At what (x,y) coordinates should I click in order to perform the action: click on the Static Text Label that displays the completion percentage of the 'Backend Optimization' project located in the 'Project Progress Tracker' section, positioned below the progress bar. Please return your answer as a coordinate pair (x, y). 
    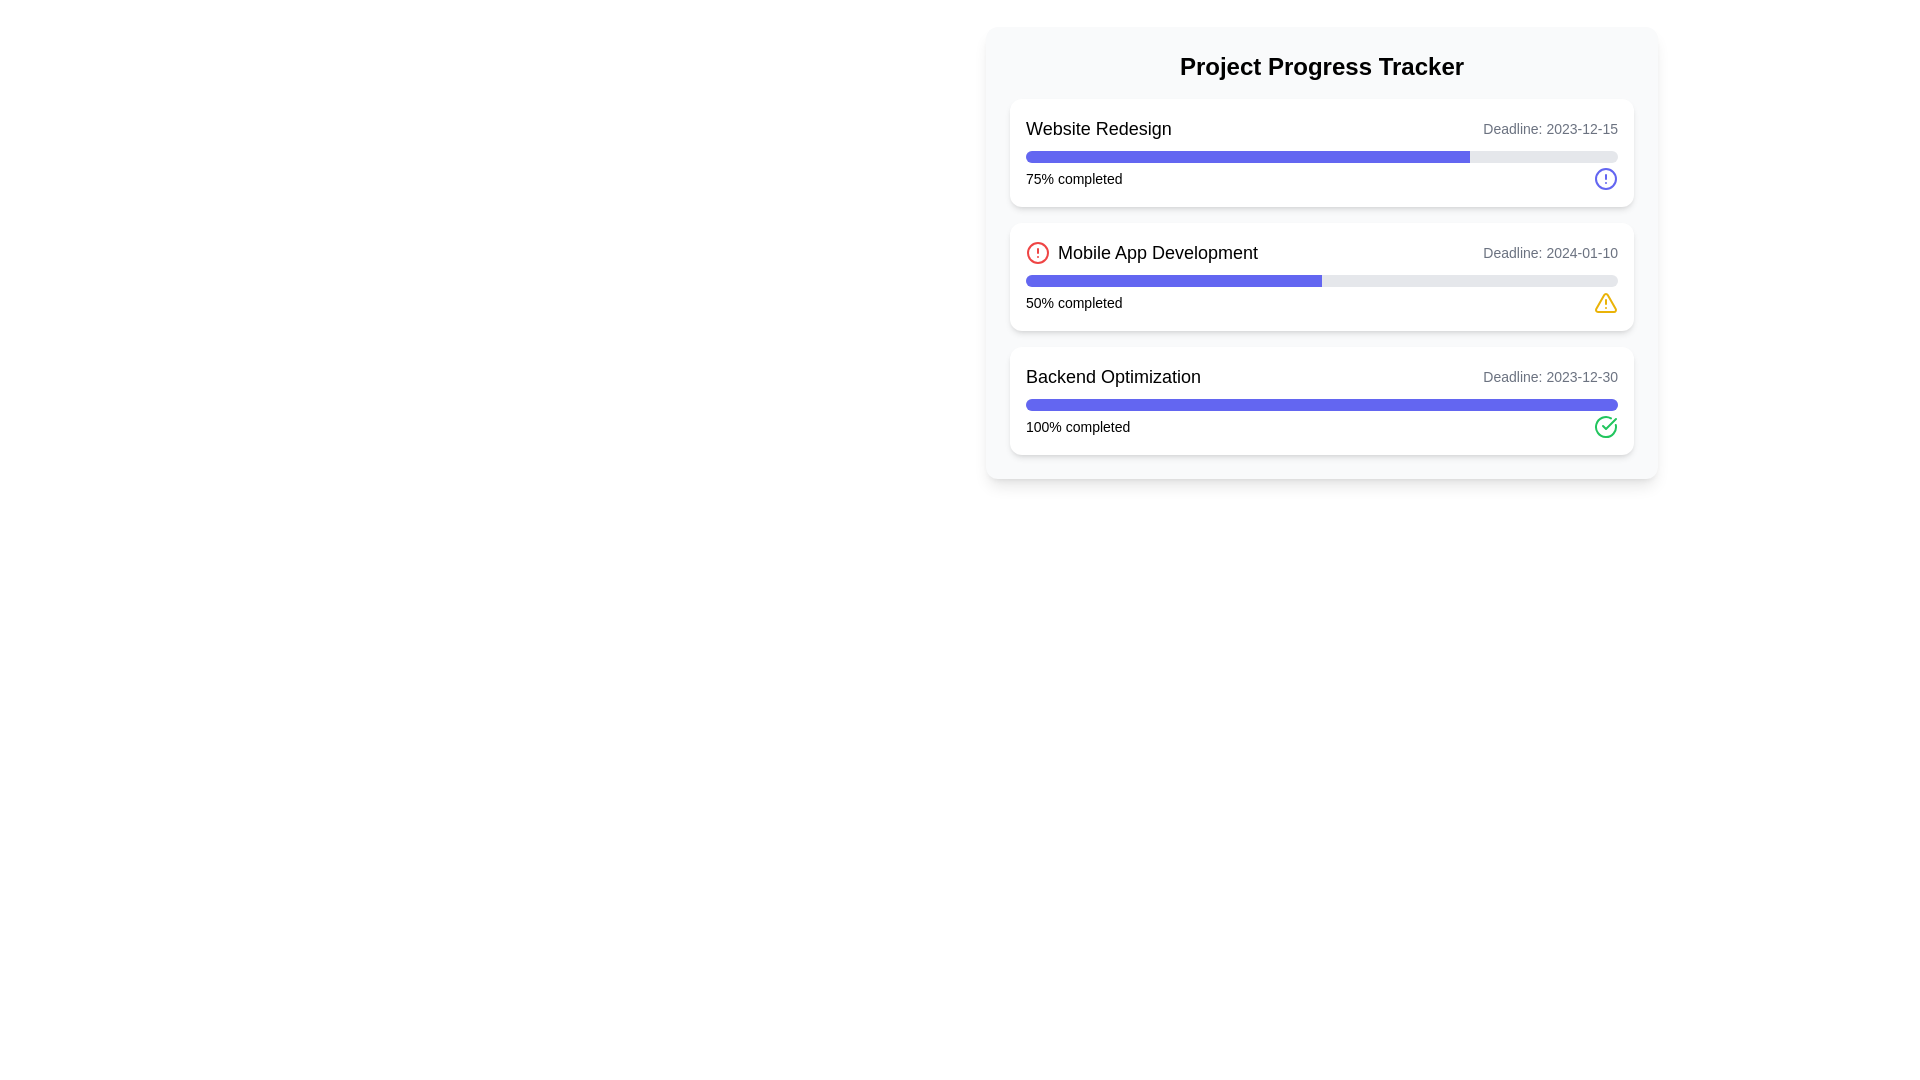
    Looking at the image, I should click on (1077, 426).